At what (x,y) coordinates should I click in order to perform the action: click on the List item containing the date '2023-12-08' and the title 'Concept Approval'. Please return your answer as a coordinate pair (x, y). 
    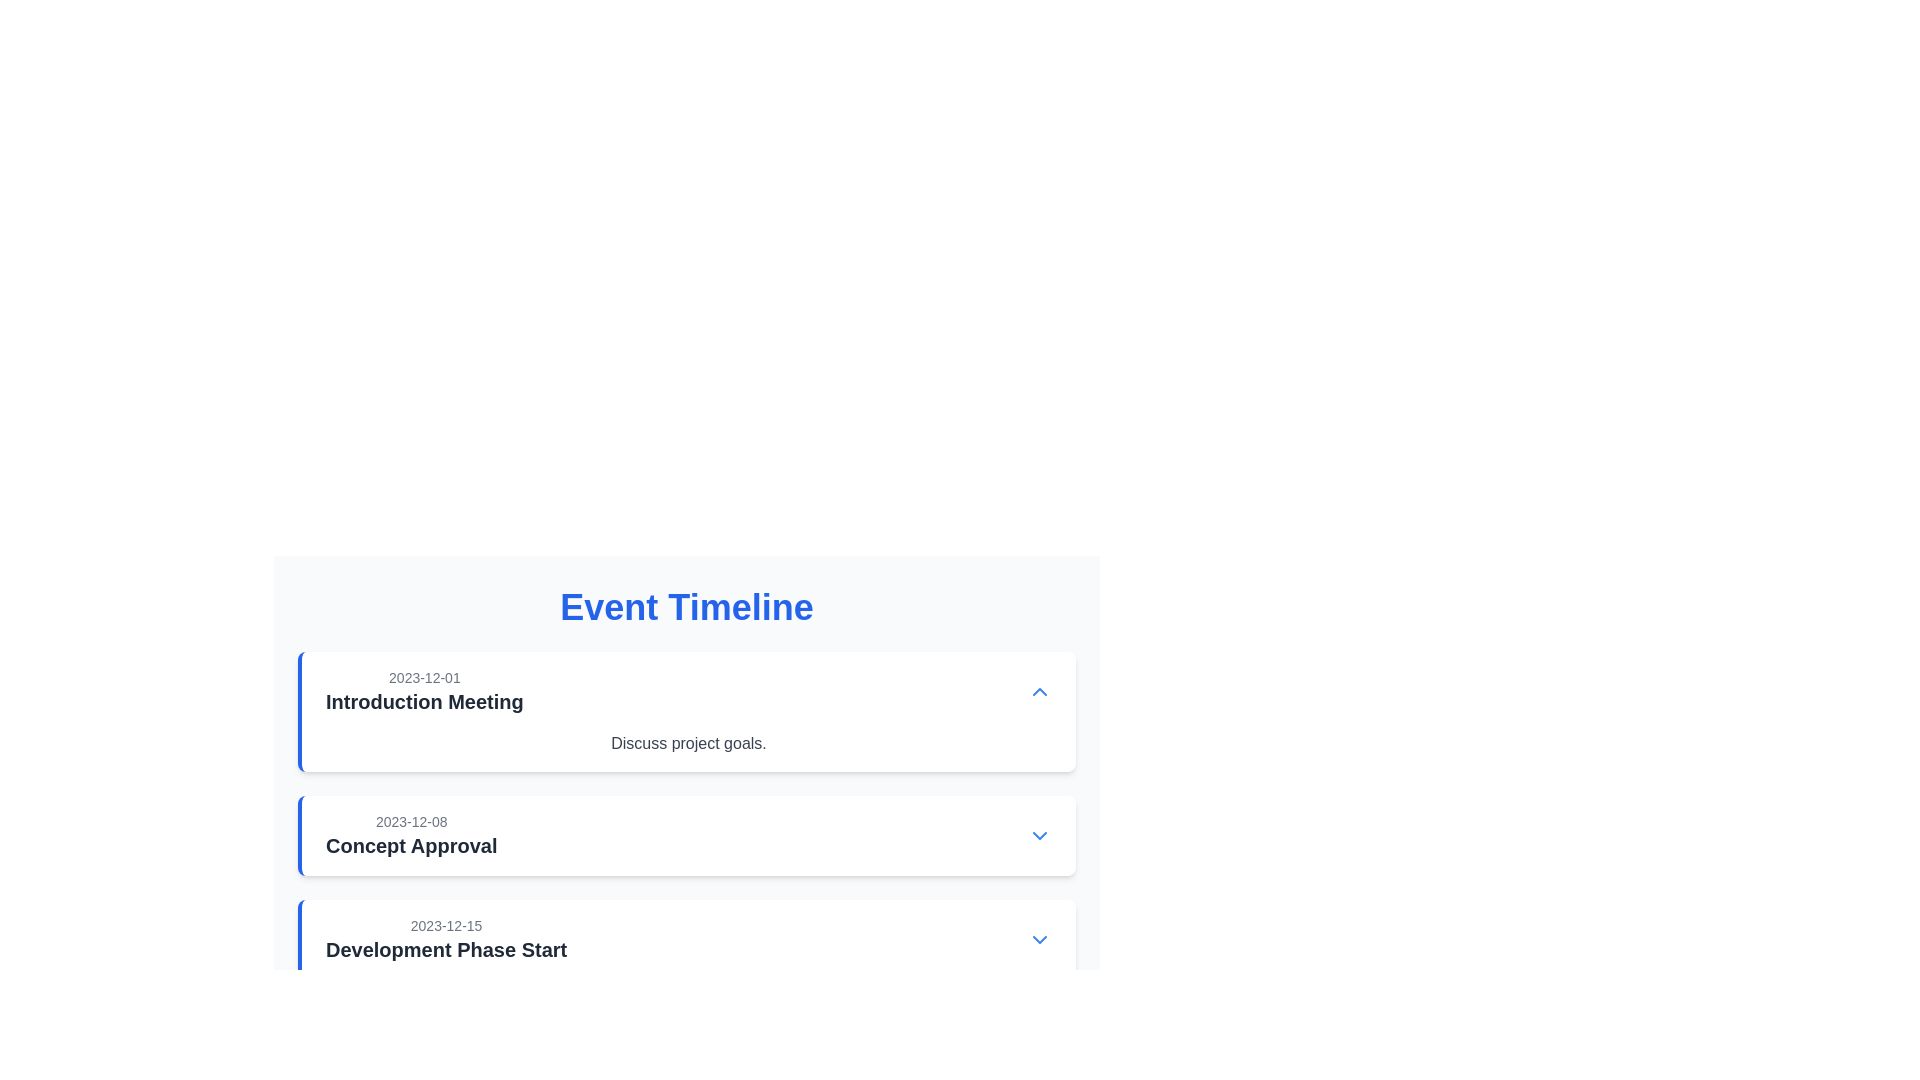
    Looking at the image, I should click on (689, 836).